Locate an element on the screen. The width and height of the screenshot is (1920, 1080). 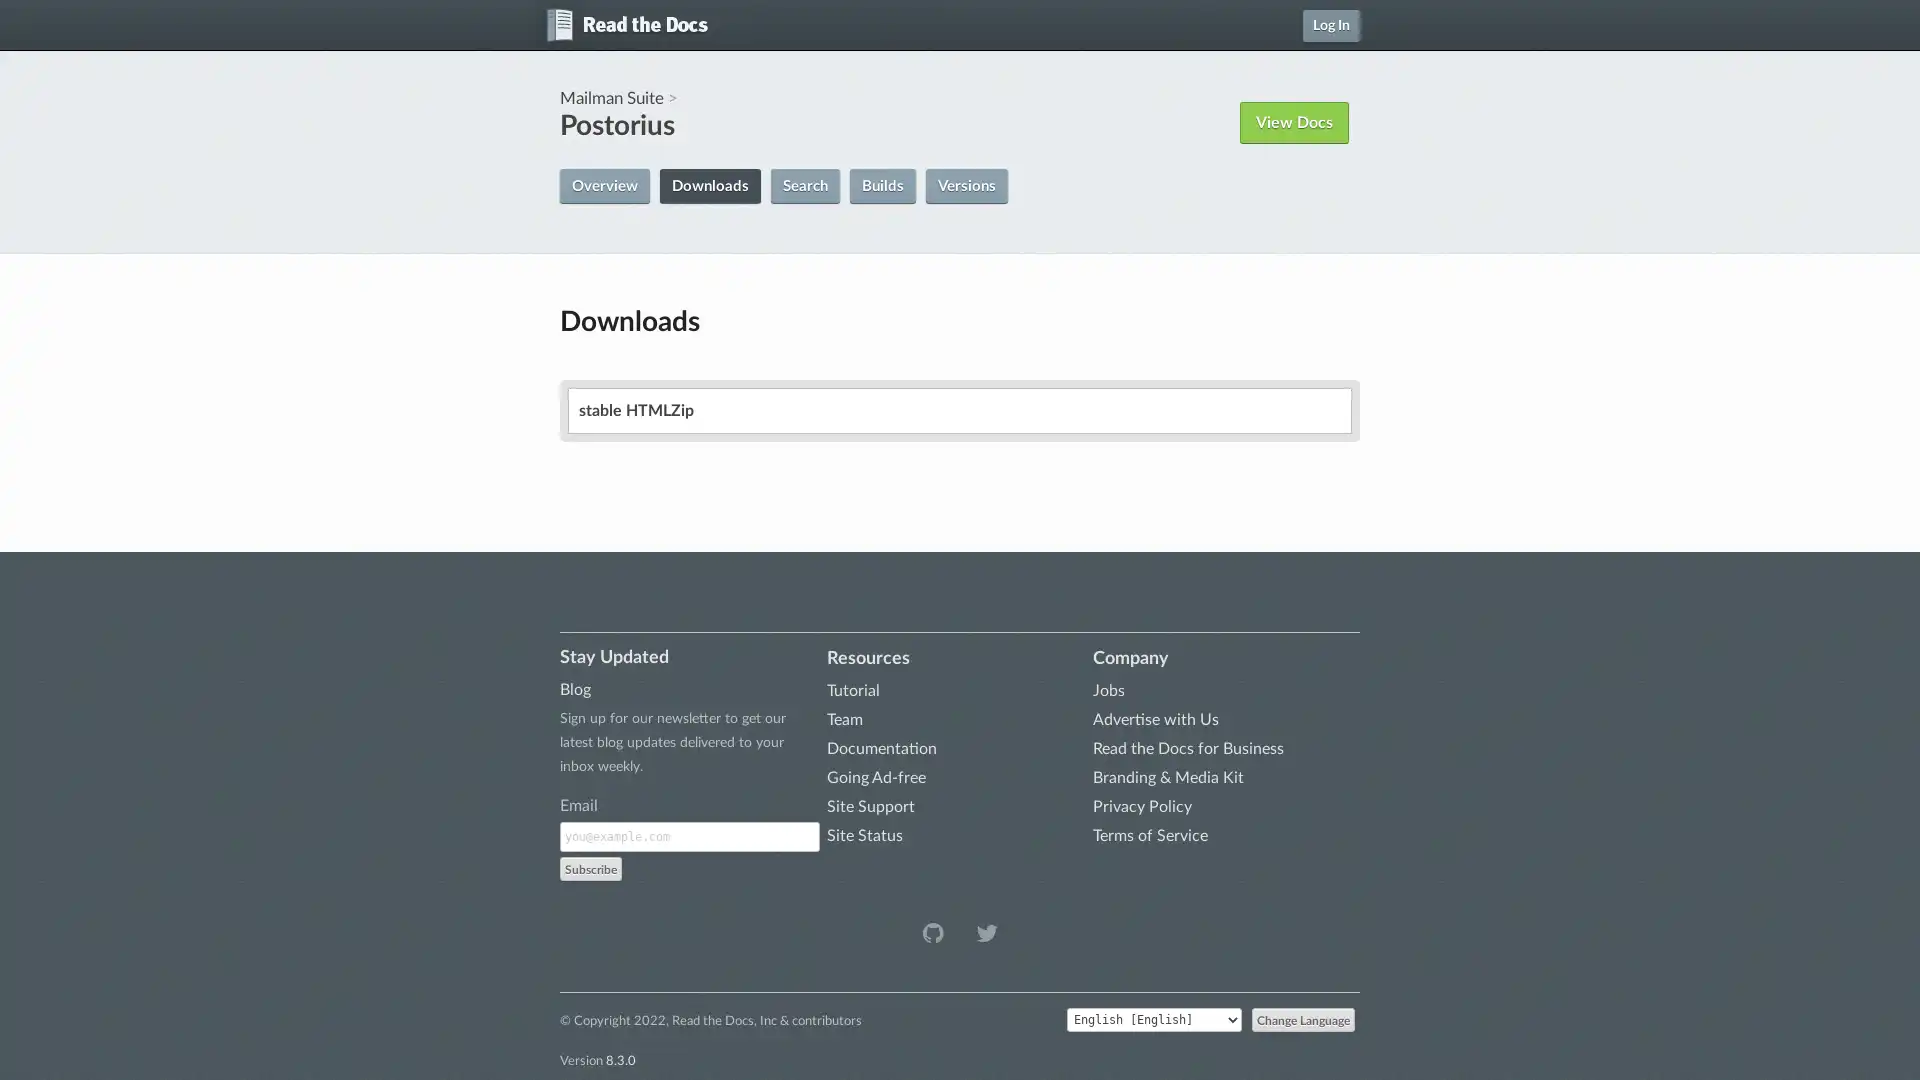
Subscribe is located at coordinates (589, 866).